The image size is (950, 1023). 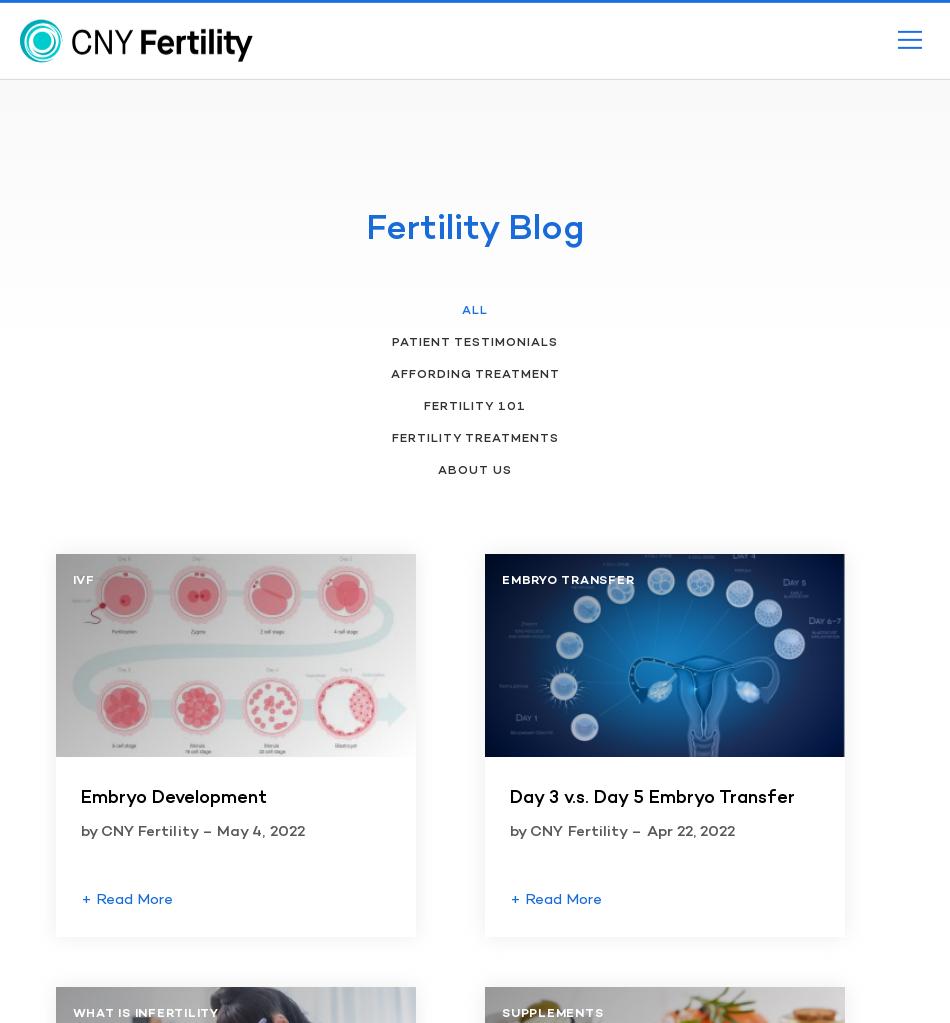 What do you see at coordinates (690, 831) in the screenshot?
I see `'Apr 22, 2022'` at bounding box center [690, 831].